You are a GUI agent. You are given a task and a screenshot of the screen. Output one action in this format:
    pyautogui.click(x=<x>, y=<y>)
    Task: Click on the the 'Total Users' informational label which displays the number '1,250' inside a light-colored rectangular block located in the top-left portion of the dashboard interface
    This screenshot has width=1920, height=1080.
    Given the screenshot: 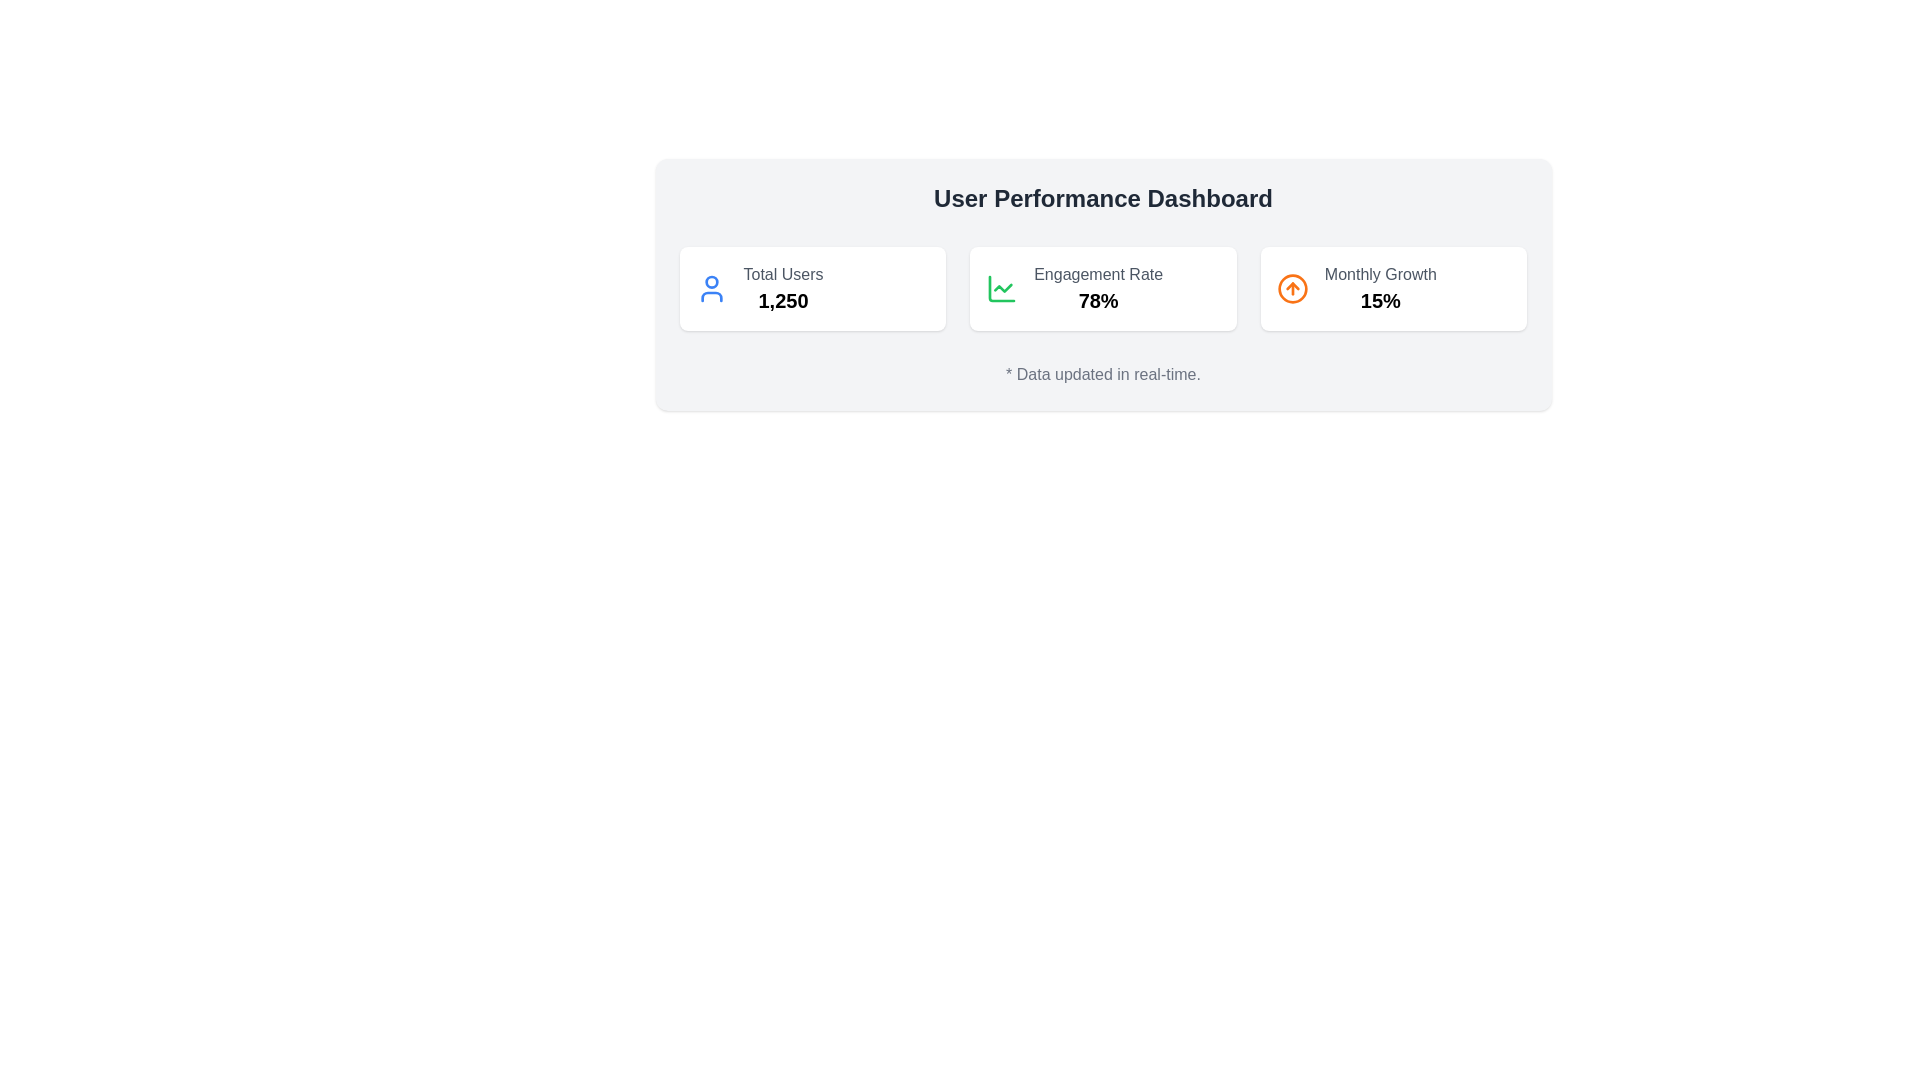 What is the action you would take?
    pyautogui.click(x=782, y=289)
    